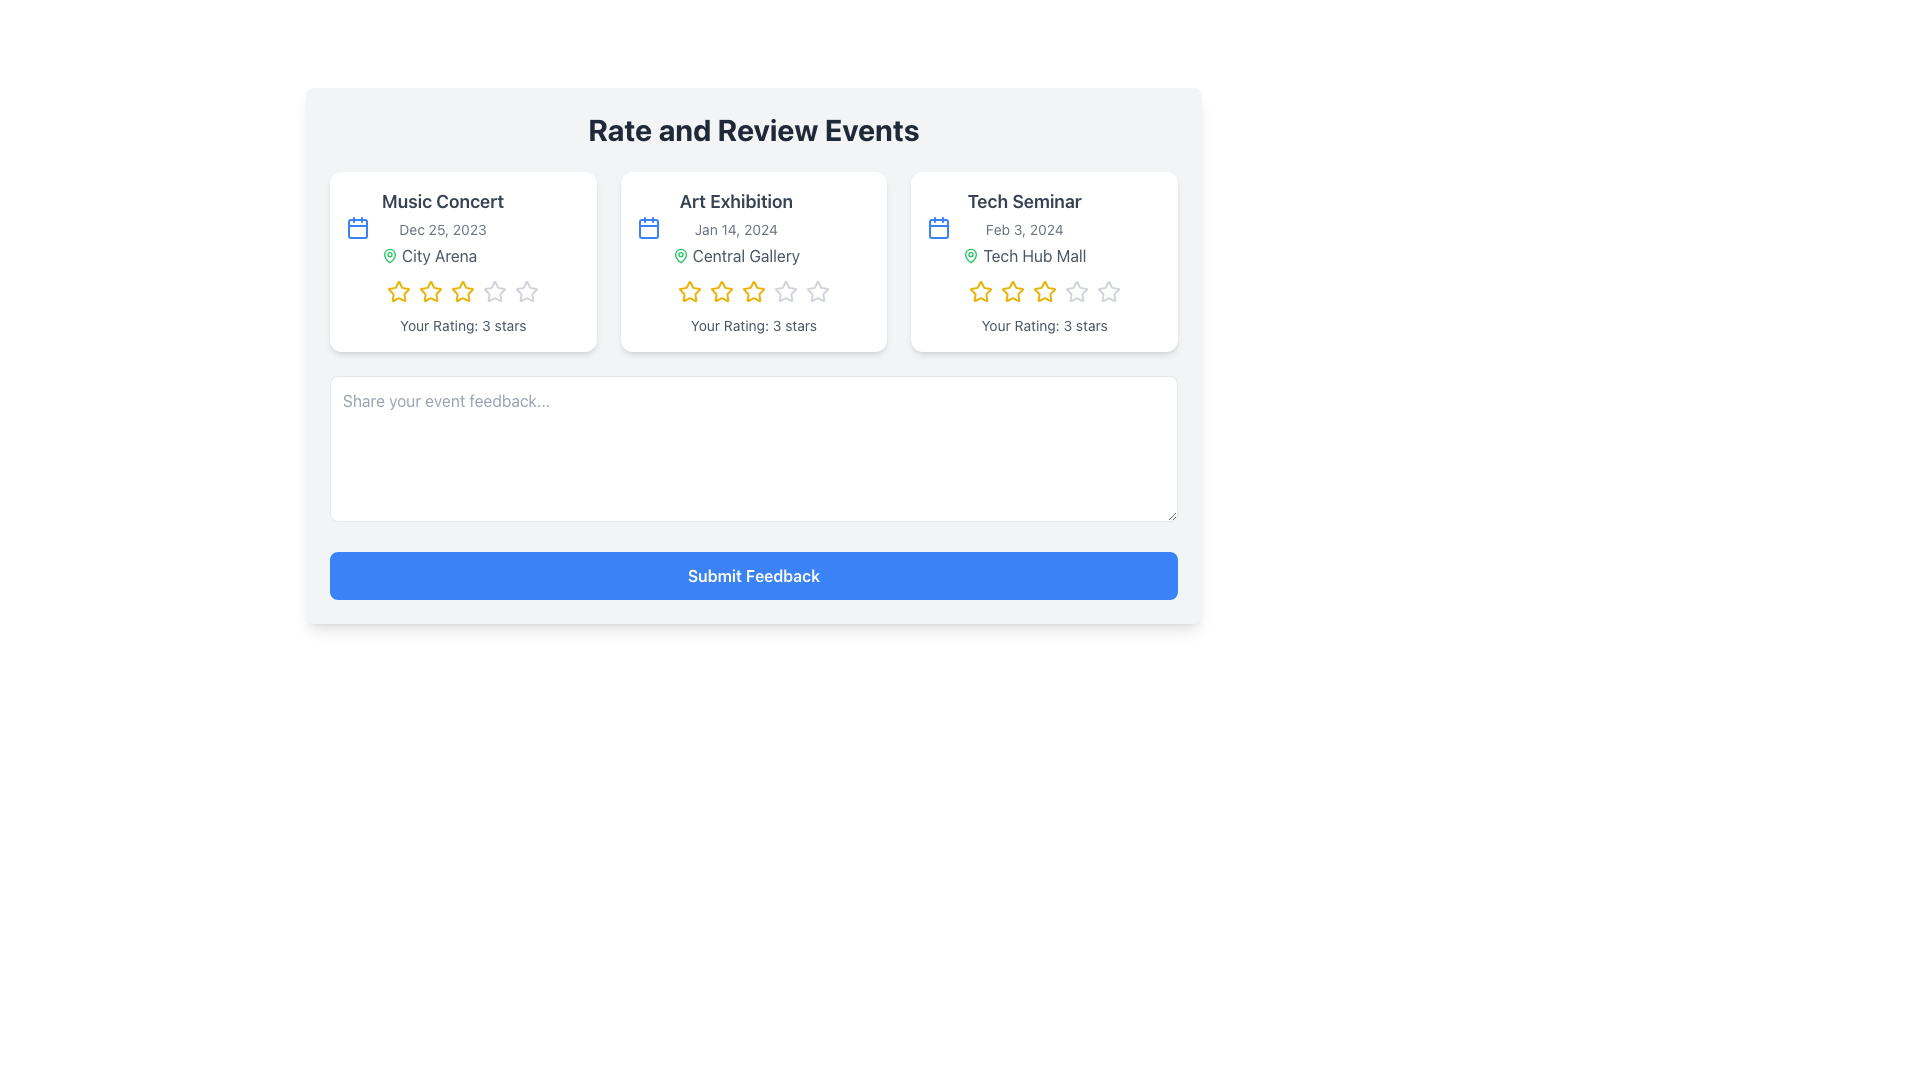 This screenshot has width=1920, height=1080. What do you see at coordinates (462, 292) in the screenshot?
I see `the group of five star icons in the 'Music Concert' card` at bounding box center [462, 292].